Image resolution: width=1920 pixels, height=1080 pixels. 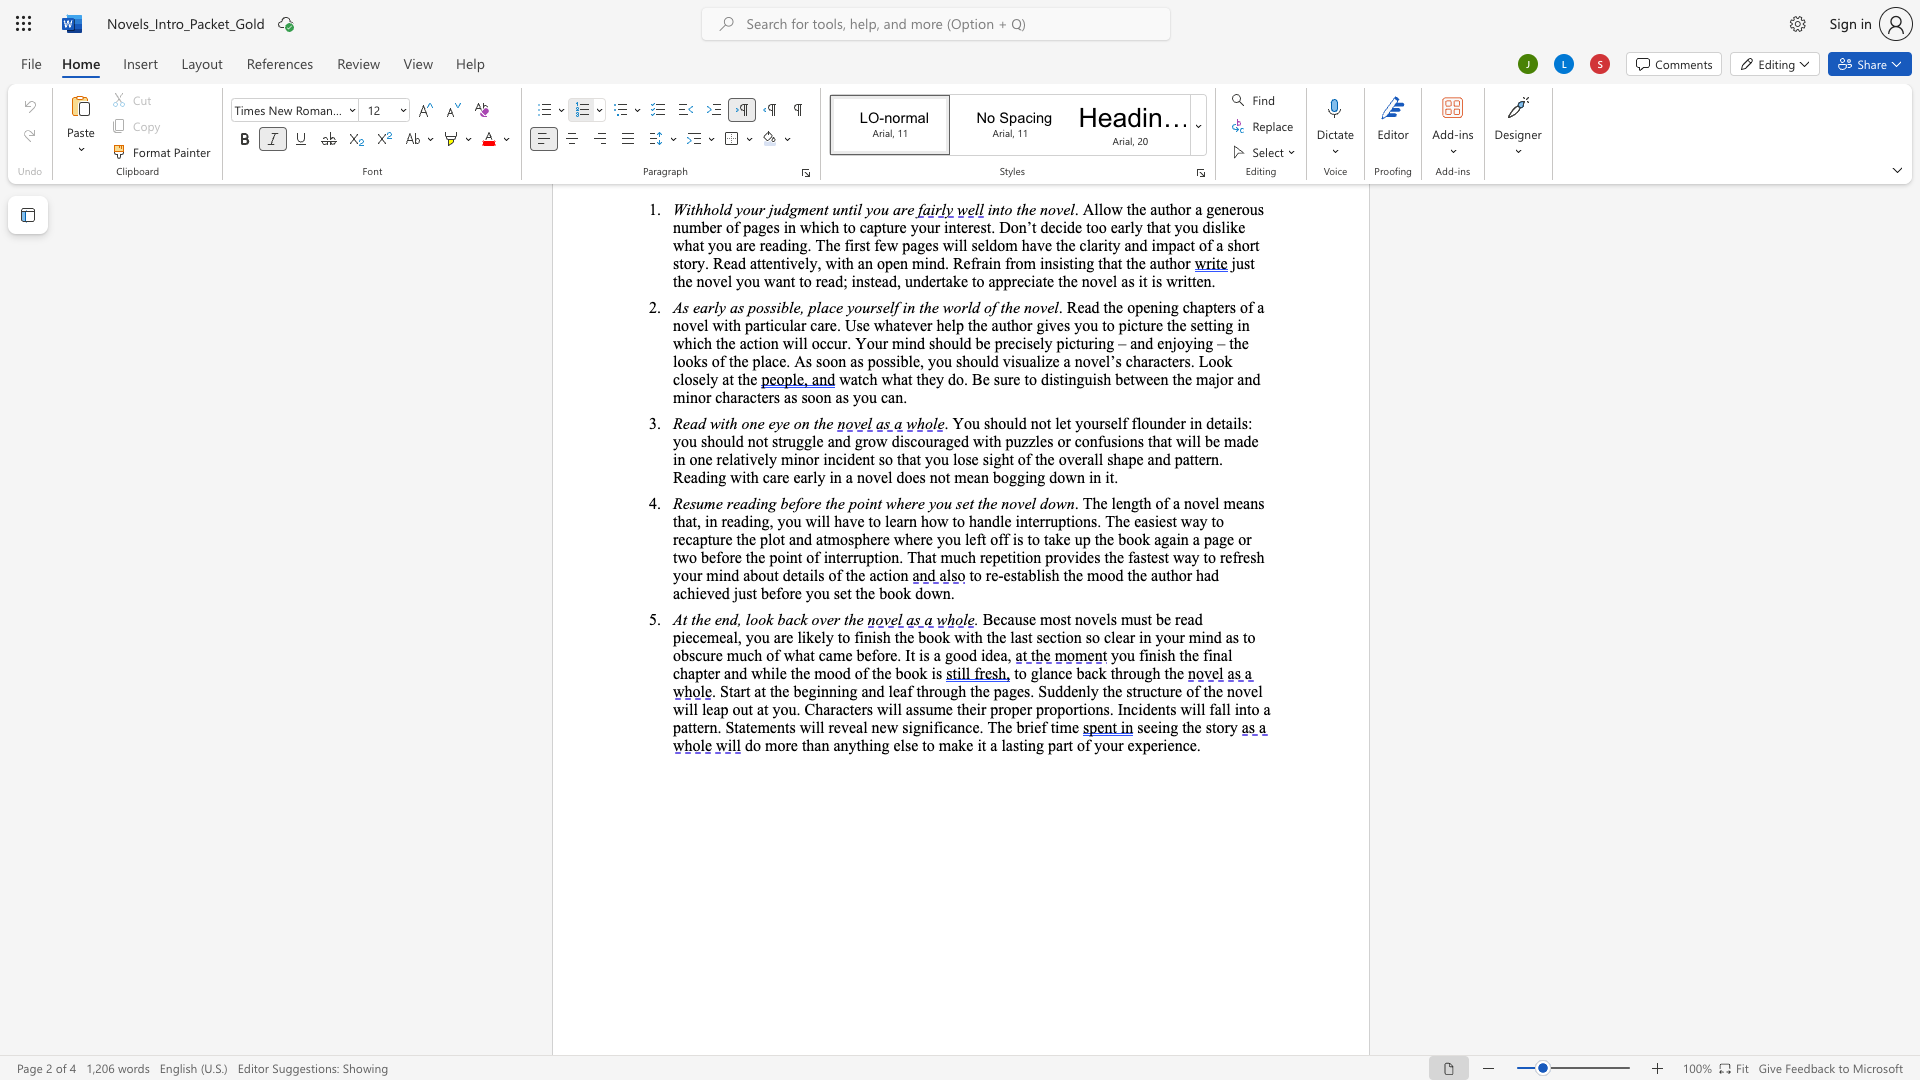 I want to click on the 1th character "o" in the text, so click(x=809, y=459).